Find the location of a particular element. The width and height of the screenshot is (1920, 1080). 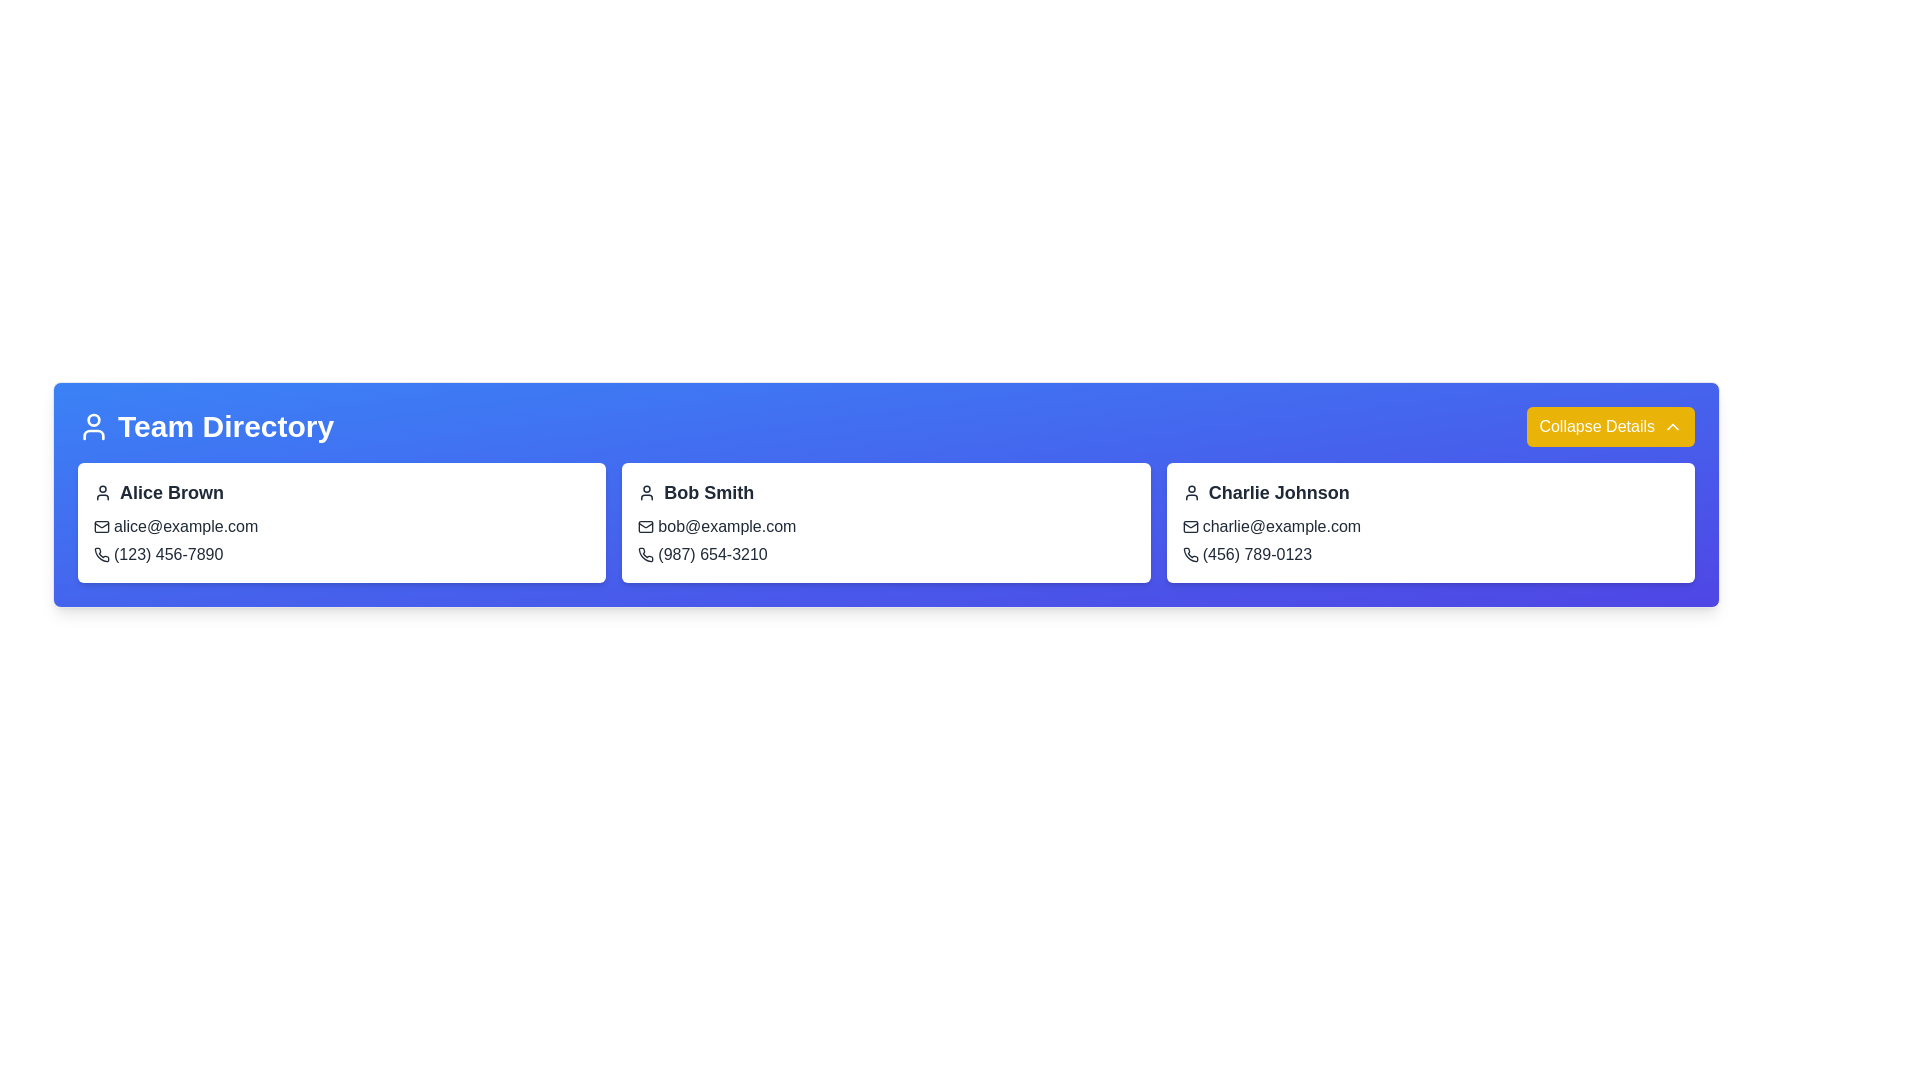

the text label that serves as a title for the team directory, located near the top-left corner of the interface is located at coordinates (206, 426).